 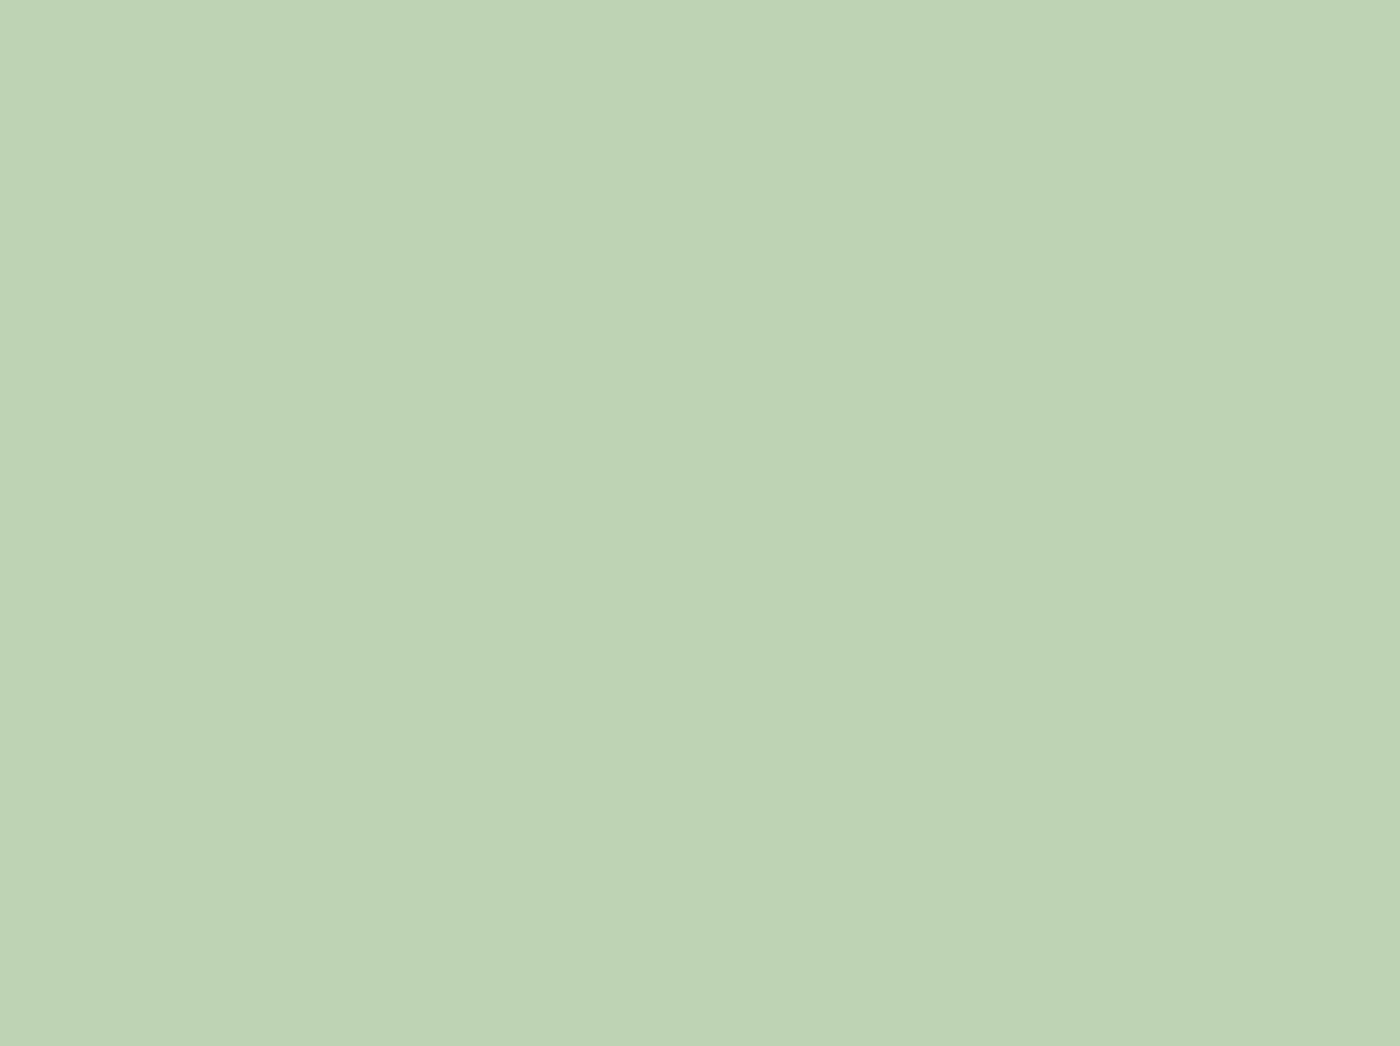 What do you see at coordinates (657, 127) in the screenshot?
I see `'61st. Ken Maynes'` at bounding box center [657, 127].